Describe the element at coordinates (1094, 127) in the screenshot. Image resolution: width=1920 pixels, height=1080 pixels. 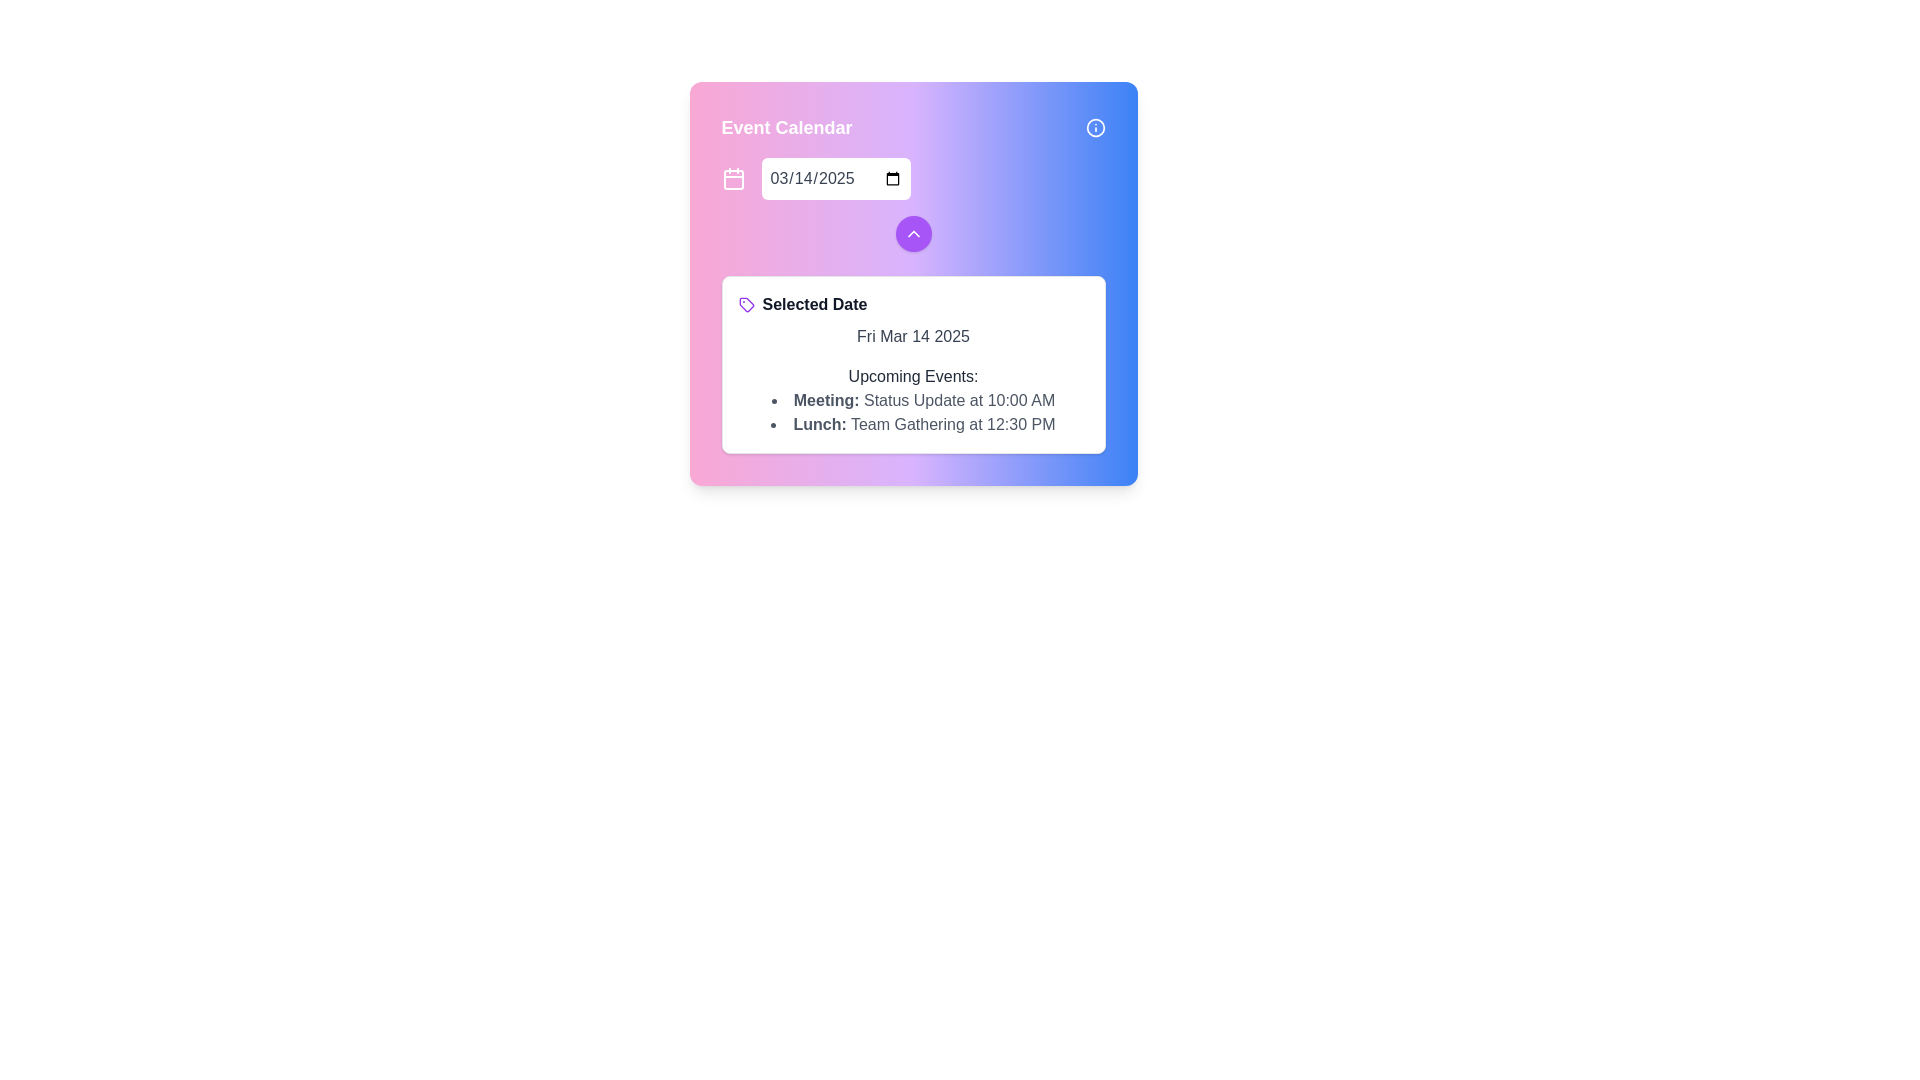
I see `the circular icon with a white border and blue center located at the top-right corner of the 'Event Calendar' card, which represents an information tooltip` at that location.